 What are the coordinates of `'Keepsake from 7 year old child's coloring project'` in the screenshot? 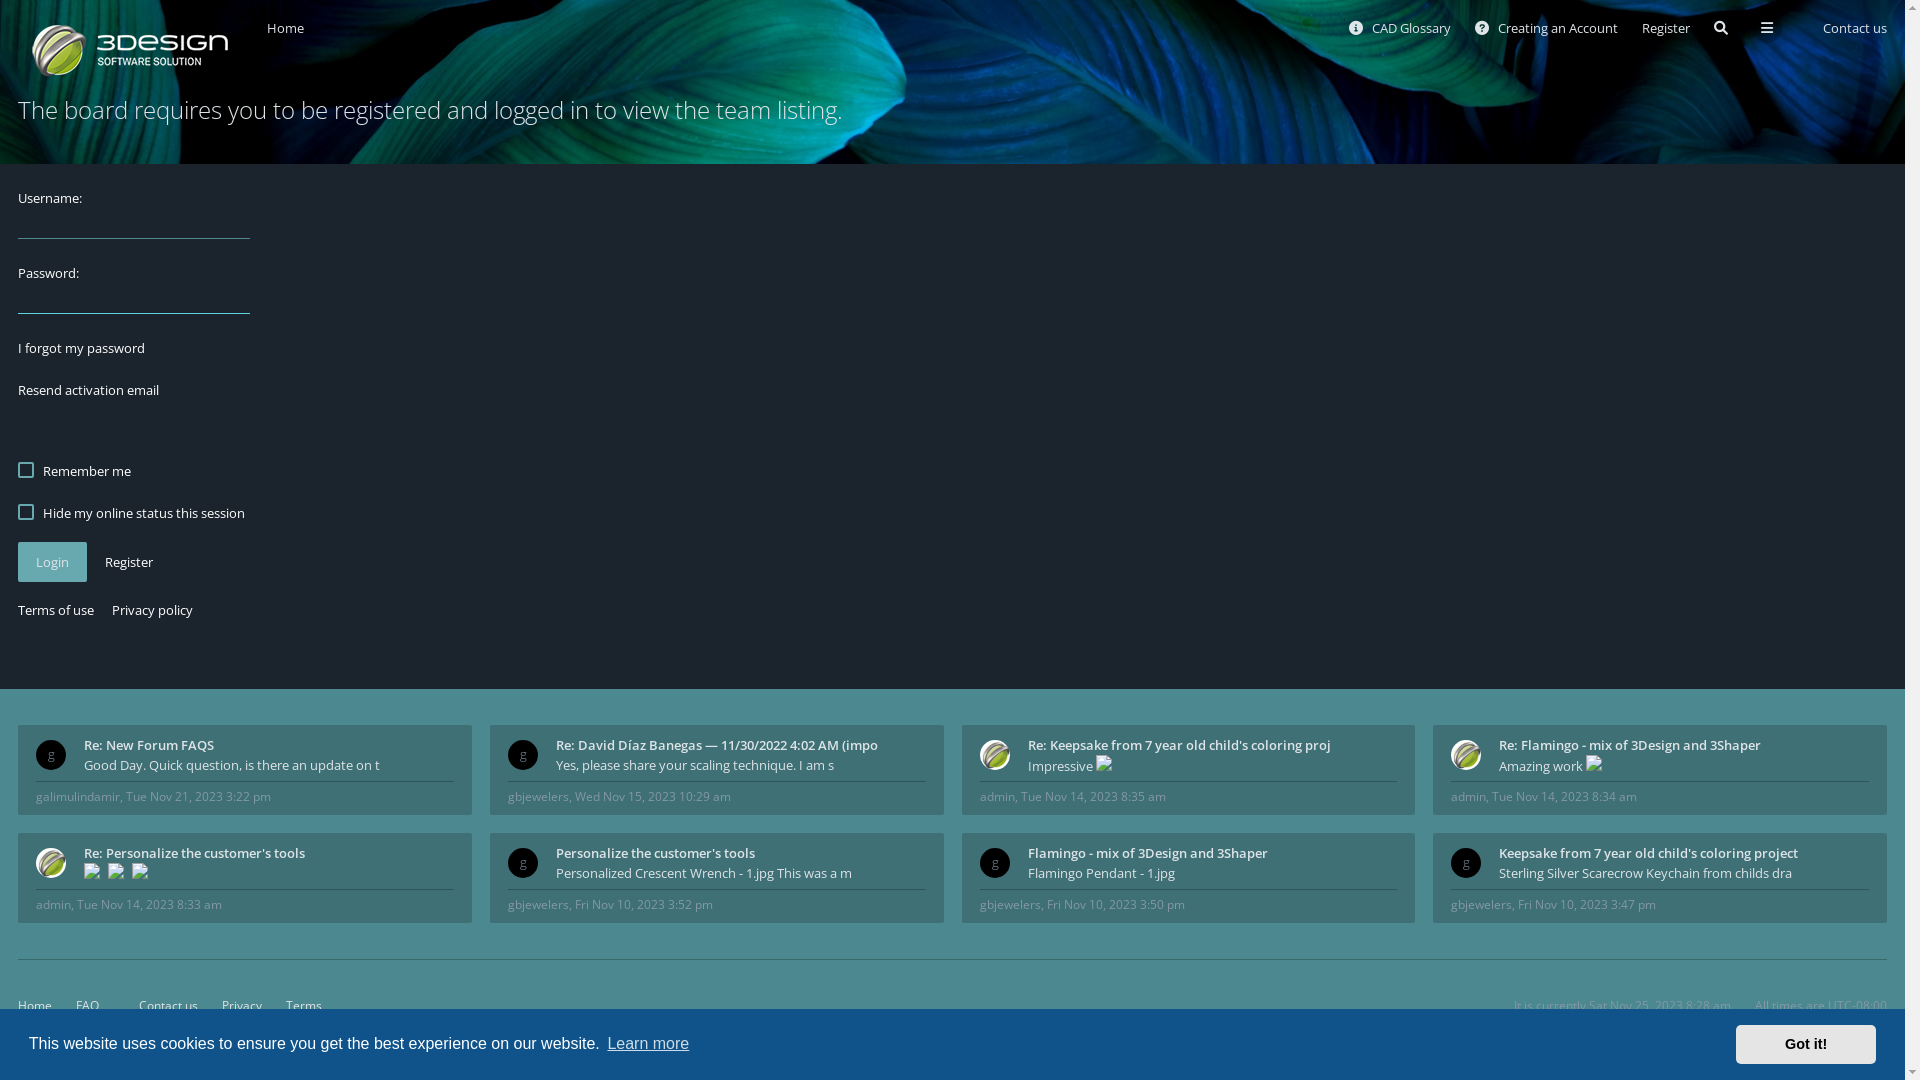 It's located at (1683, 852).